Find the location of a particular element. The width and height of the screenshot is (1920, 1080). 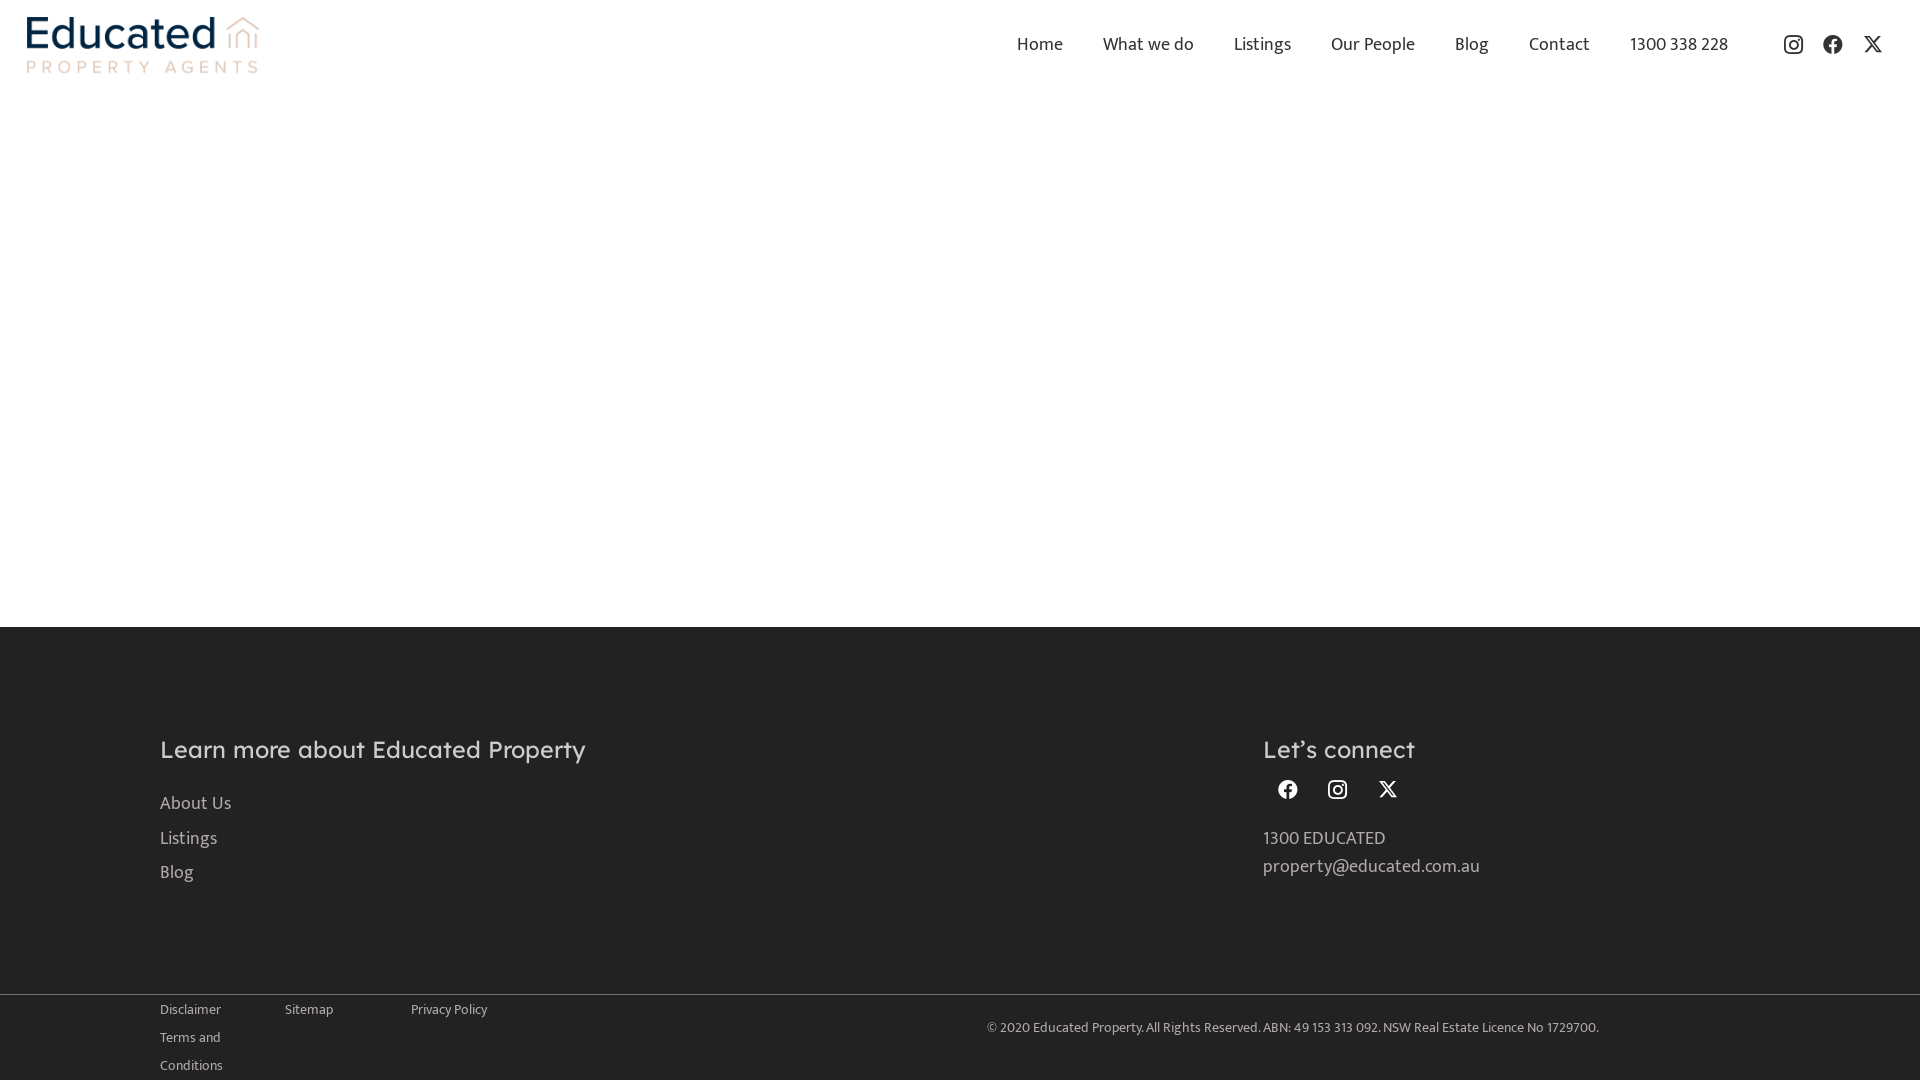

'Sitemap' is located at coordinates (307, 1009).